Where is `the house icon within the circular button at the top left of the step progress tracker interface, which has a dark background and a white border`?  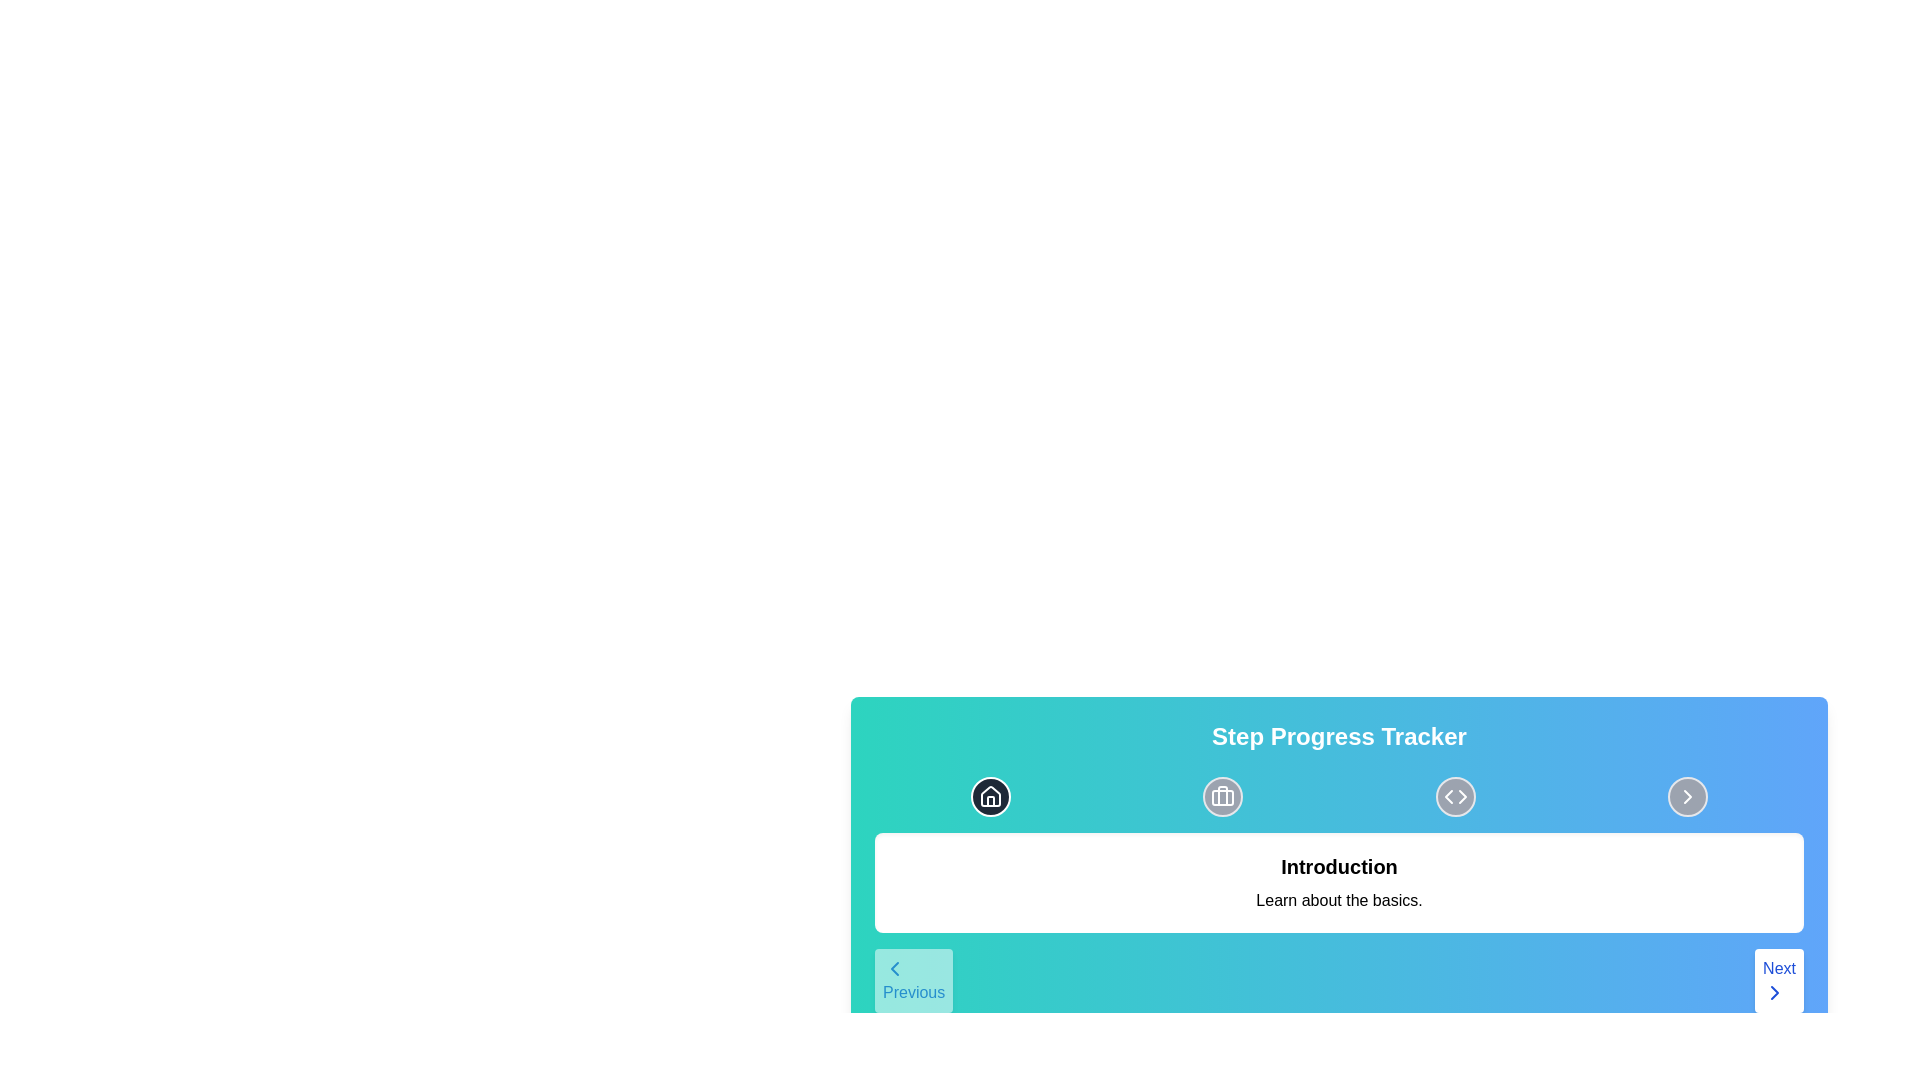
the house icon within the circular button at the top left of the step progress tracker interface, which has a dark background and a white border is located at coordinates (991, 796).